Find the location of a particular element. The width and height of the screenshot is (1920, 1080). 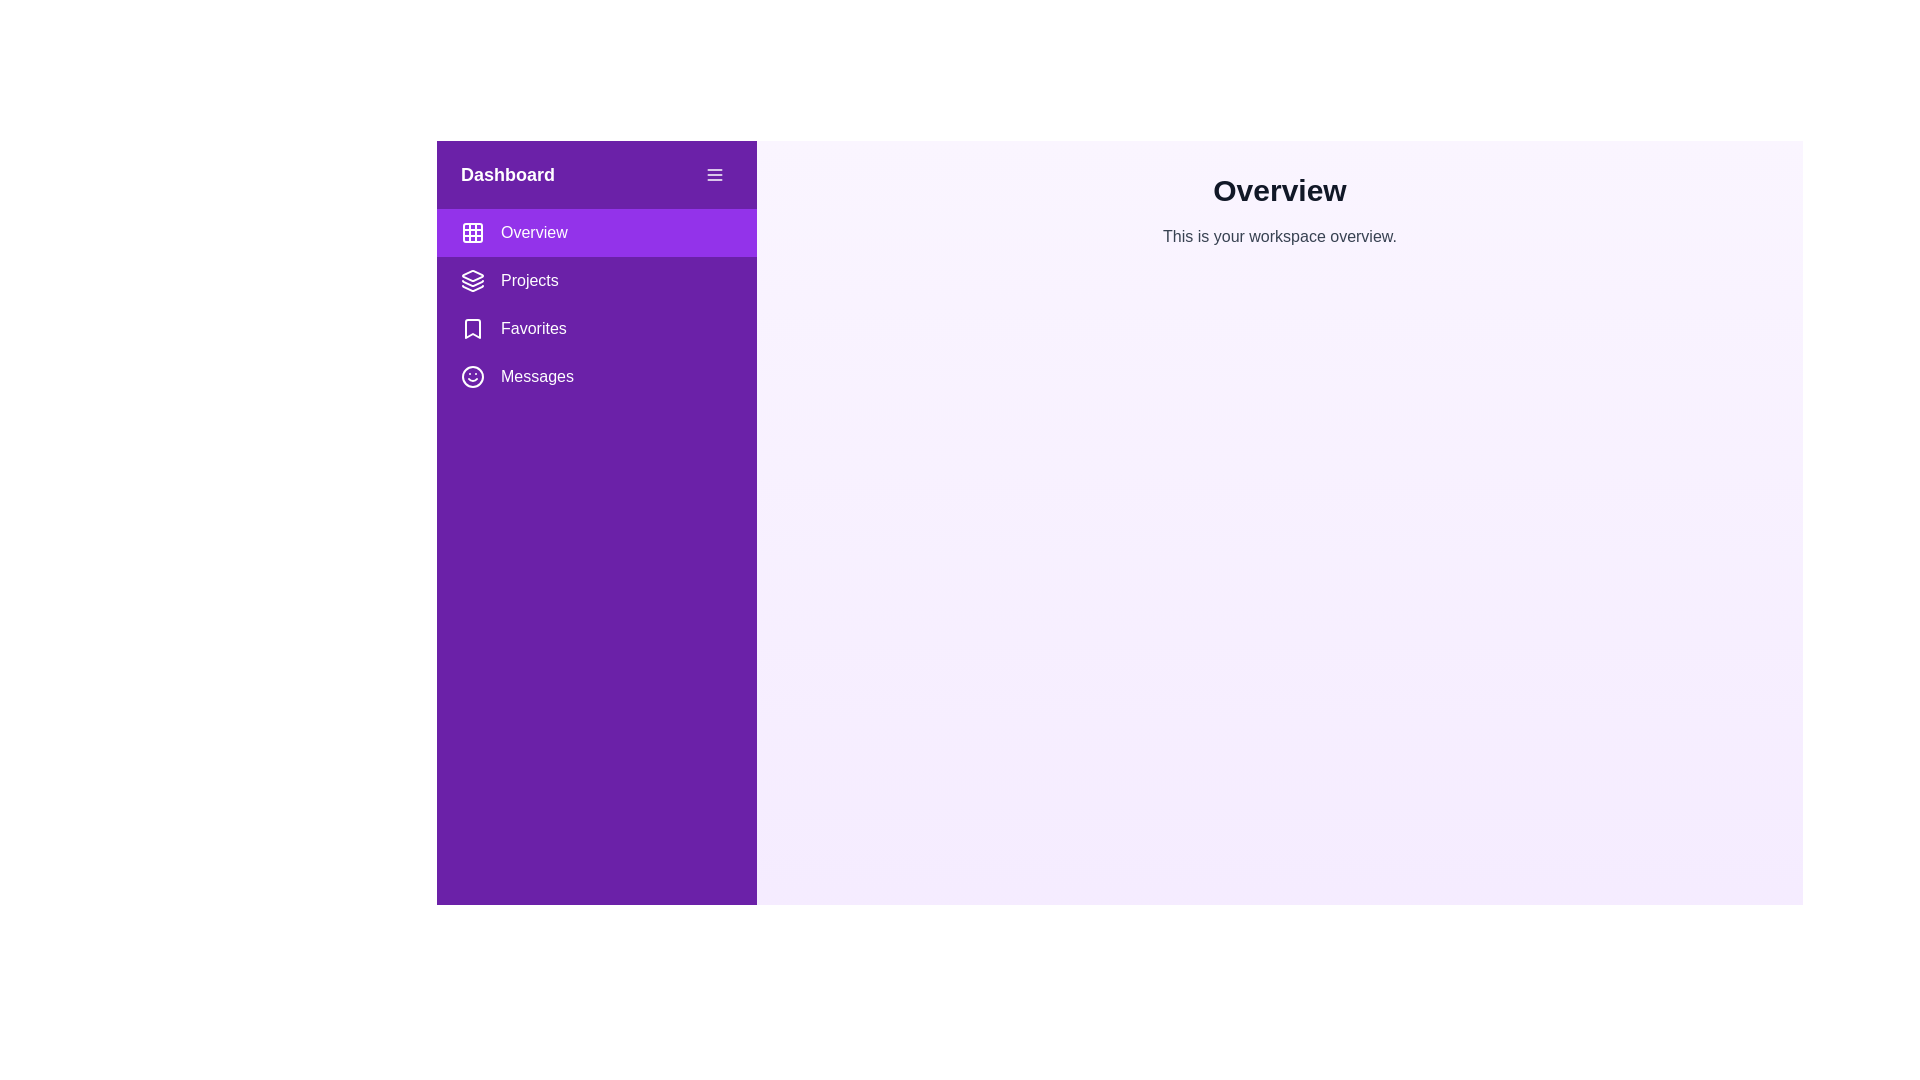

the menu item Projects from the drawer is located at coordinates (595, 281).